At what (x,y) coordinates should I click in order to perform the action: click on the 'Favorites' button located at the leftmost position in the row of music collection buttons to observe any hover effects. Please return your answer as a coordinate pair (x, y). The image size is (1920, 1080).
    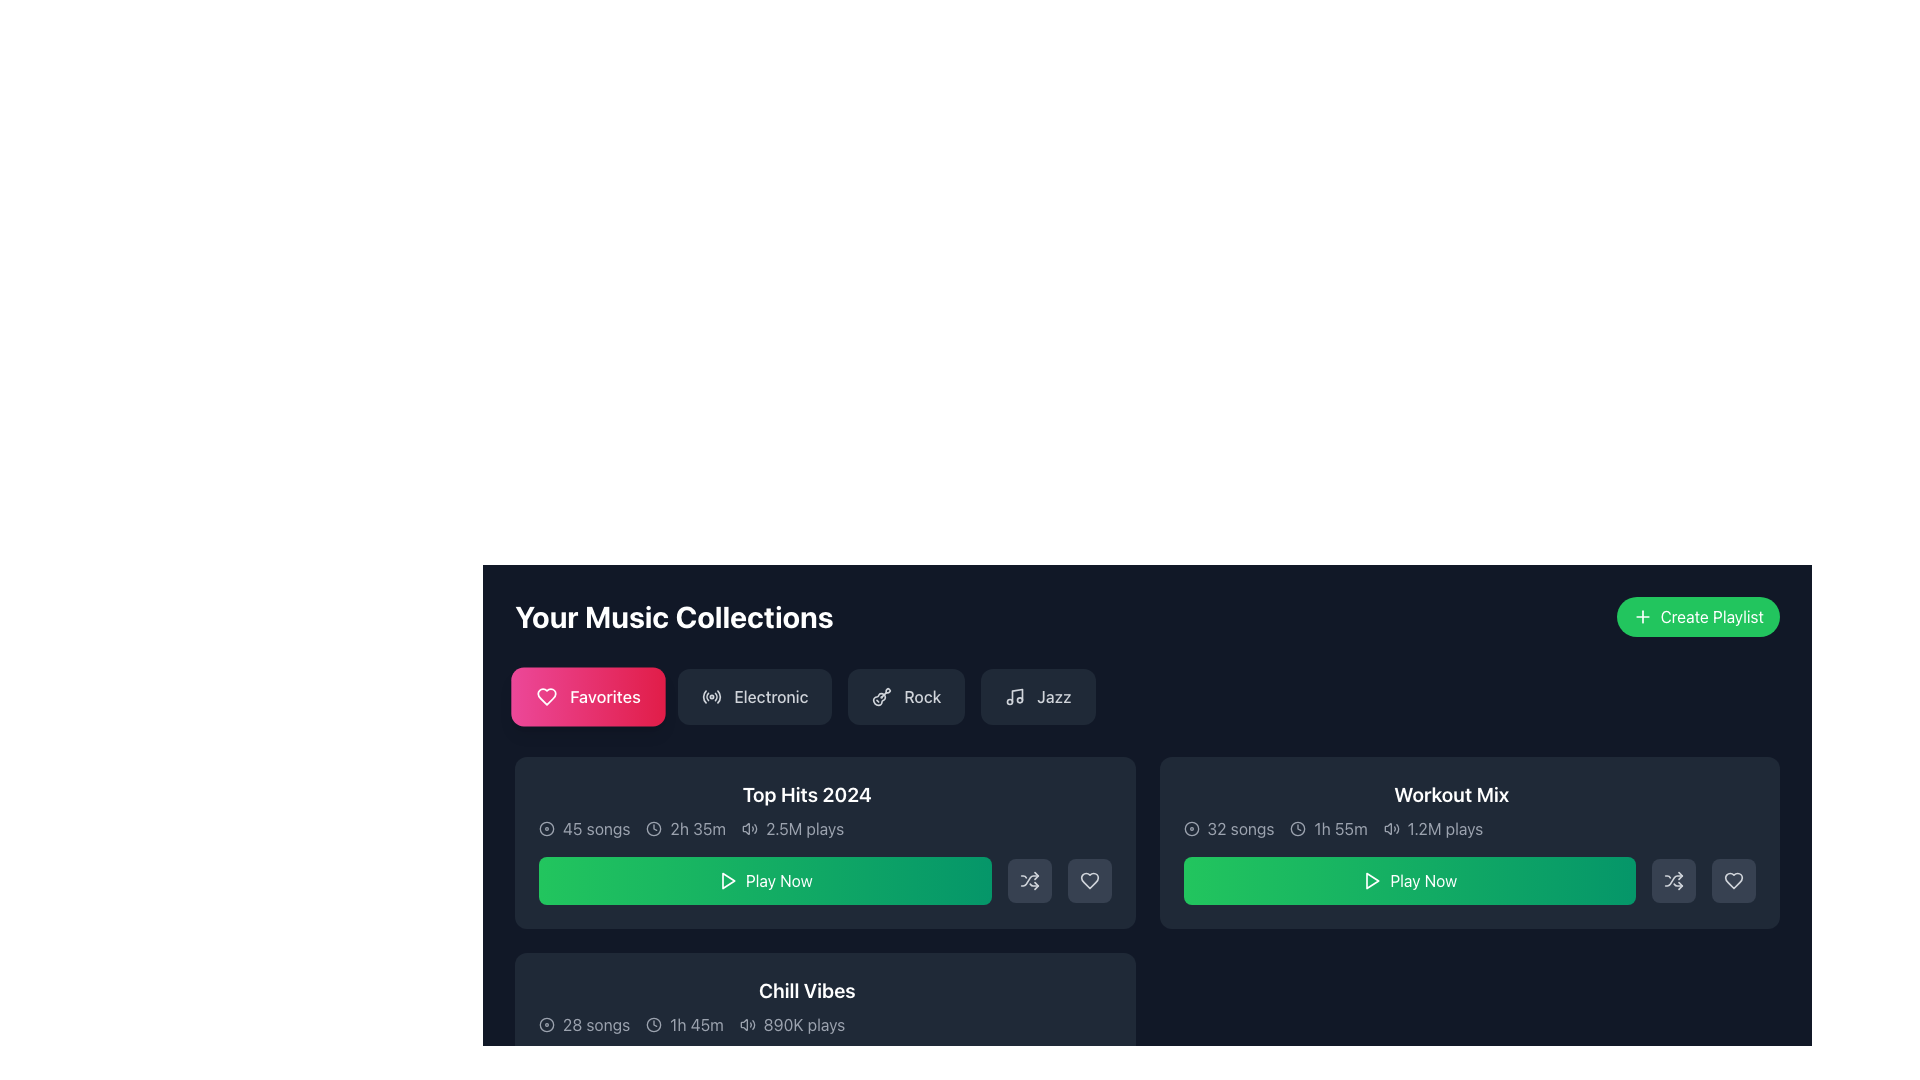
    Looking at the image, I should click on (587, 696).